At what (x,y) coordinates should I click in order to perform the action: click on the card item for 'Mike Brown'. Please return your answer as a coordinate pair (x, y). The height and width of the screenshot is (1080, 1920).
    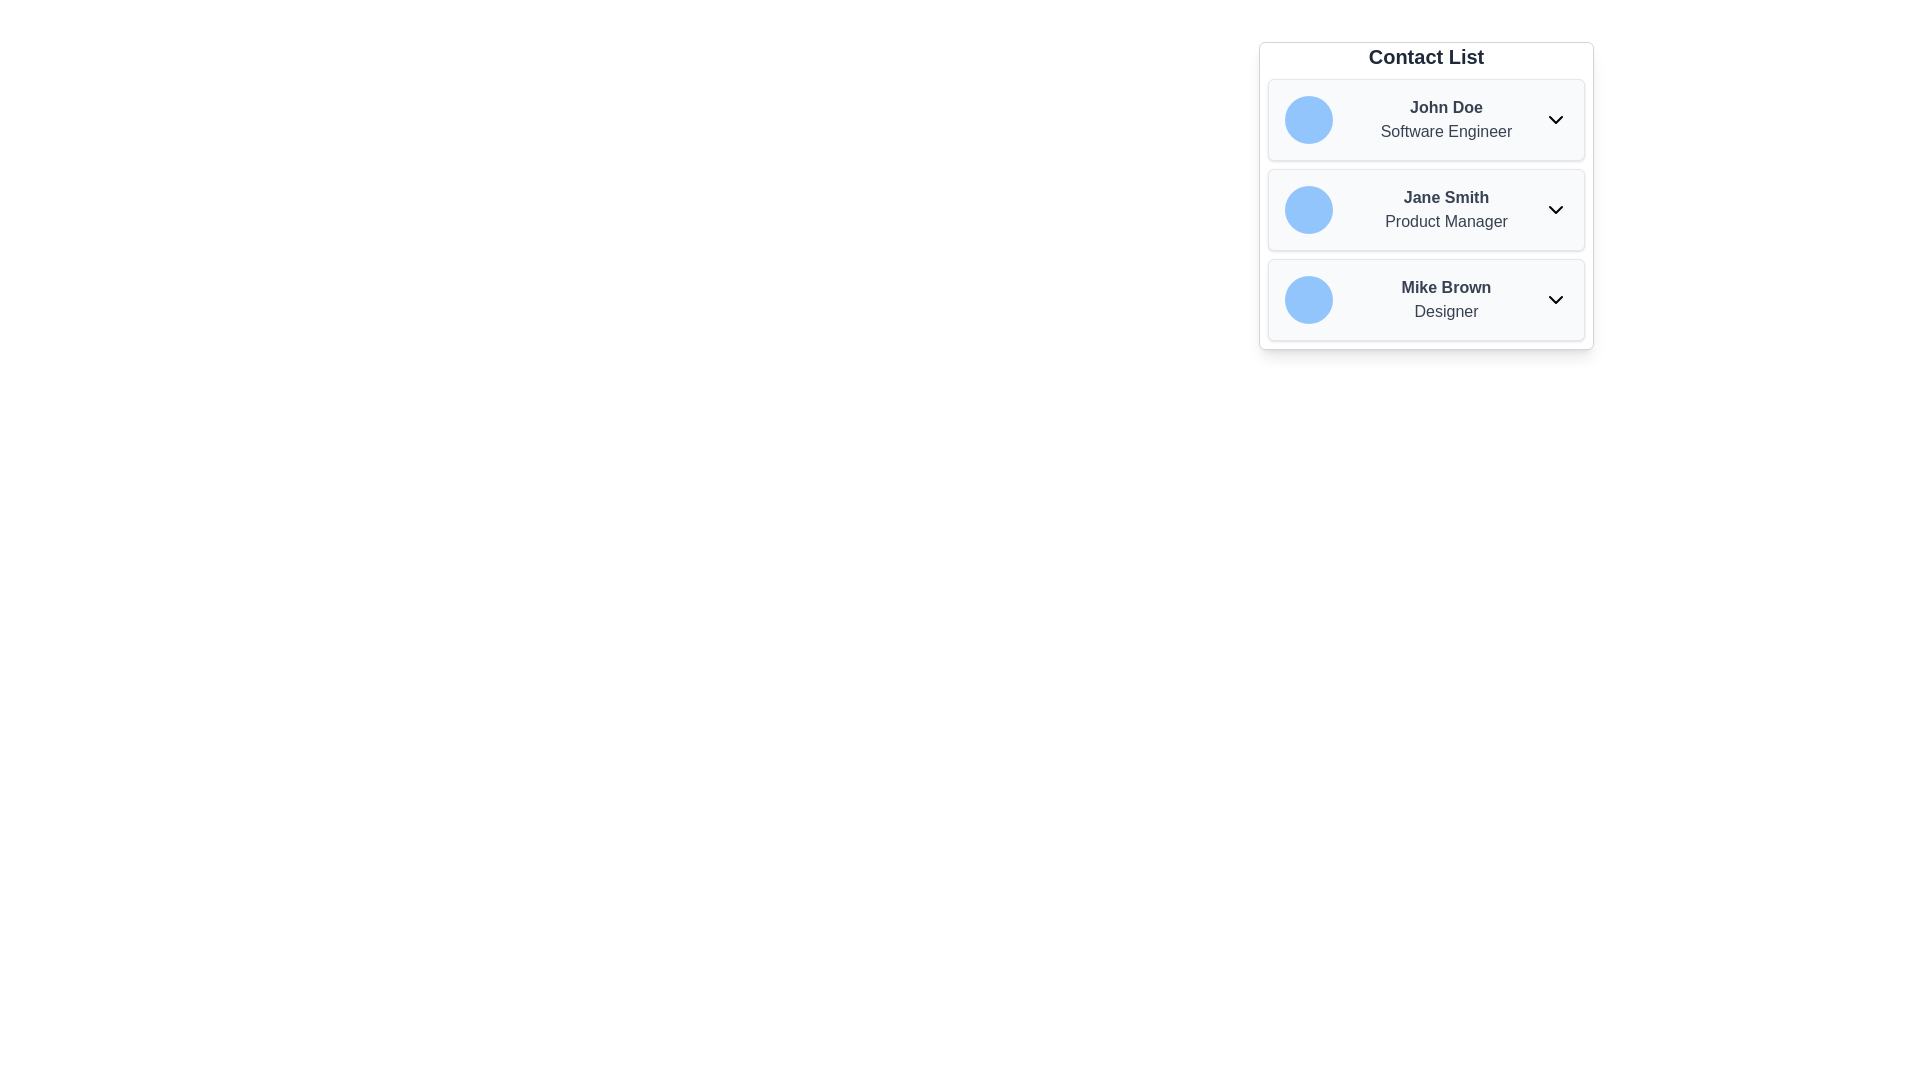
    Looking at the image, I should click on (1425, 300).